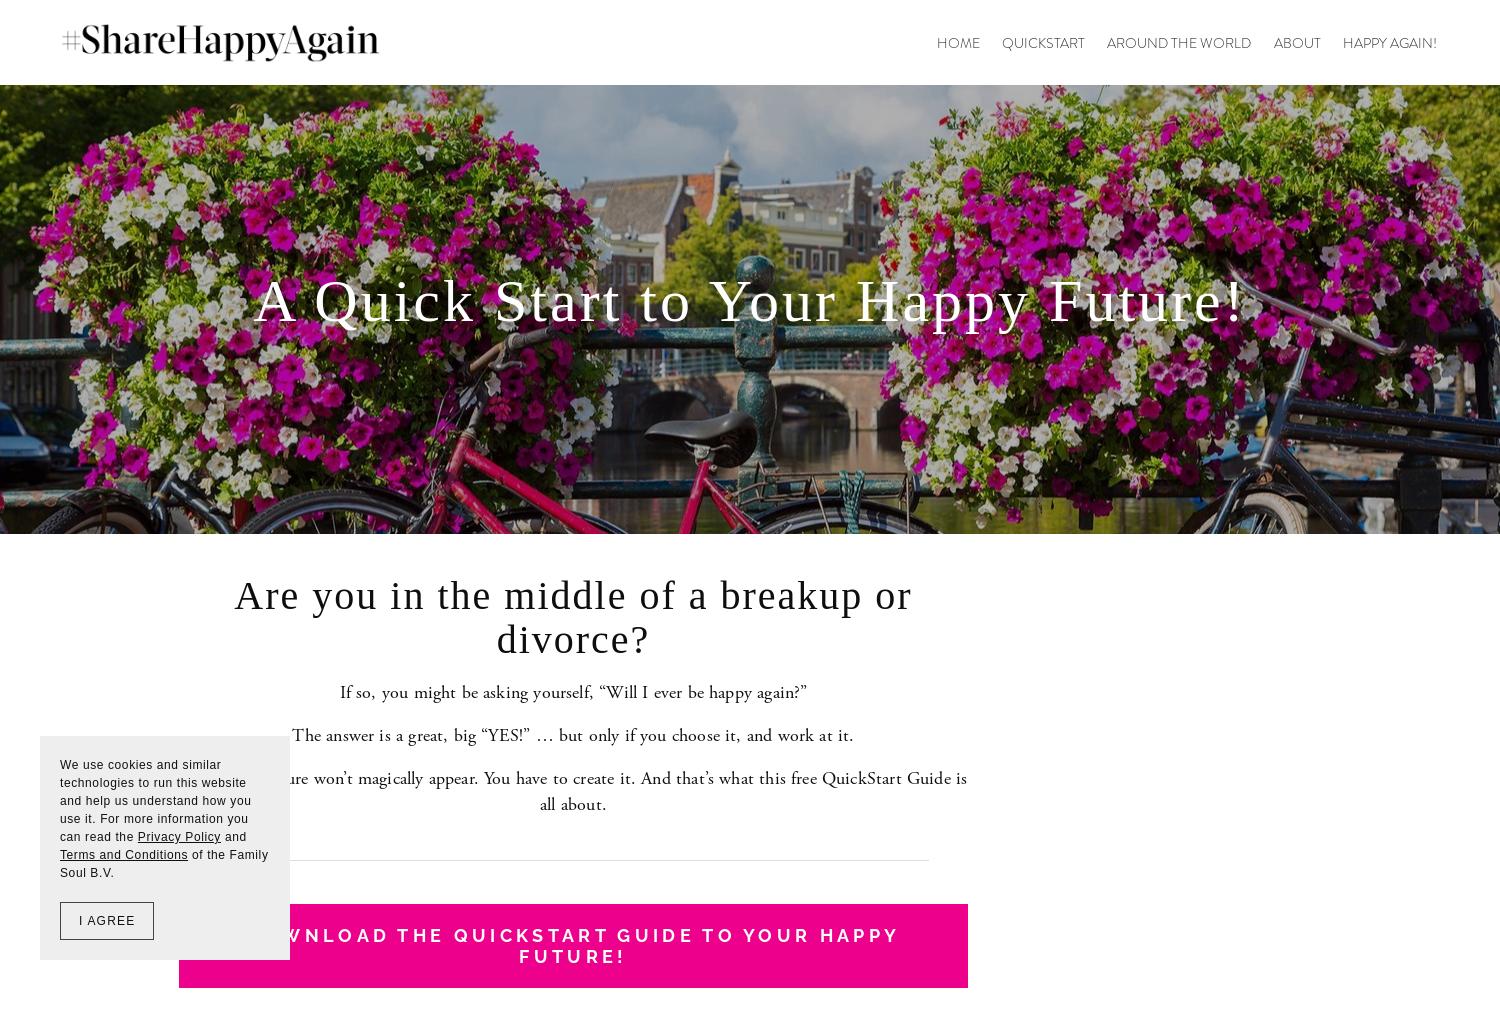 Image resolution: width=1500 pixels, height=1010 pixels. Describe the element at coordinates (1042, 41) in the screenshot. I see `'QUICKSTART'` at that location.